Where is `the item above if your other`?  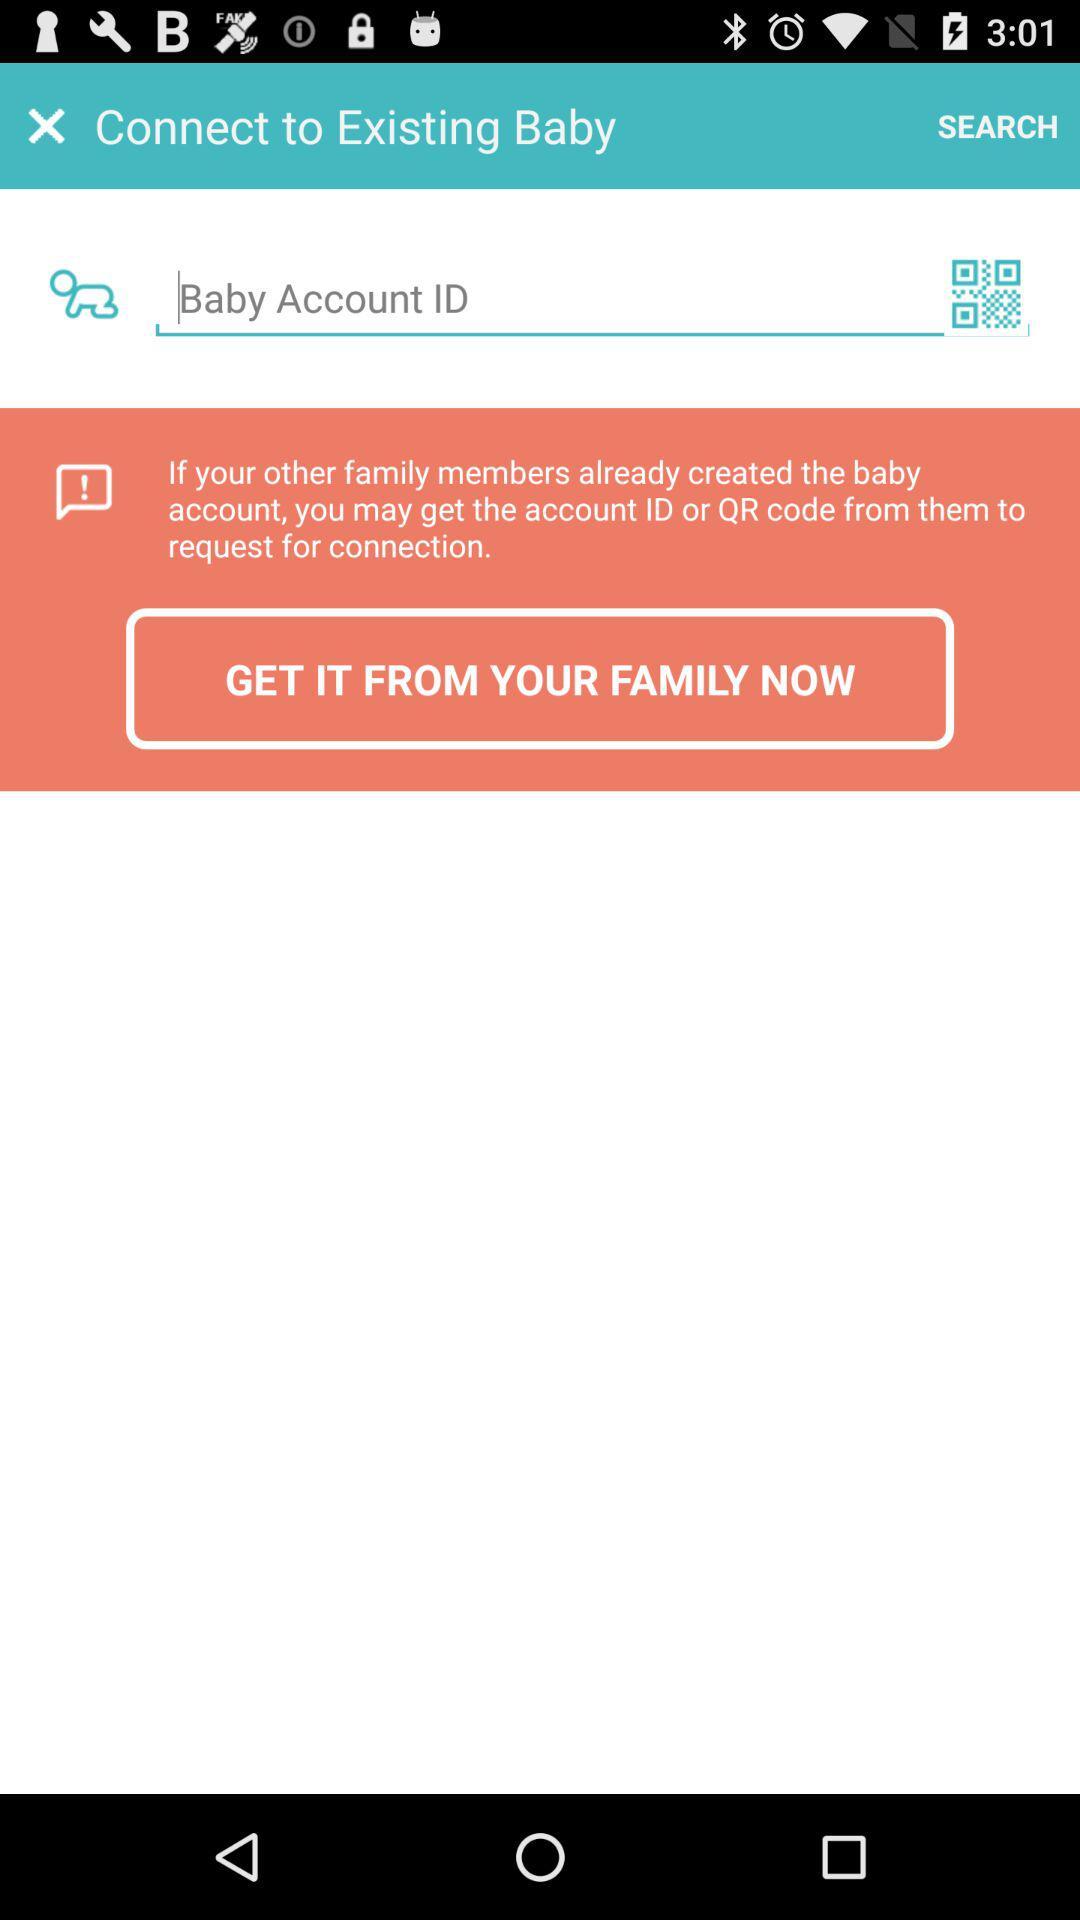
the item above if your other is located at coordinates (985, 292).